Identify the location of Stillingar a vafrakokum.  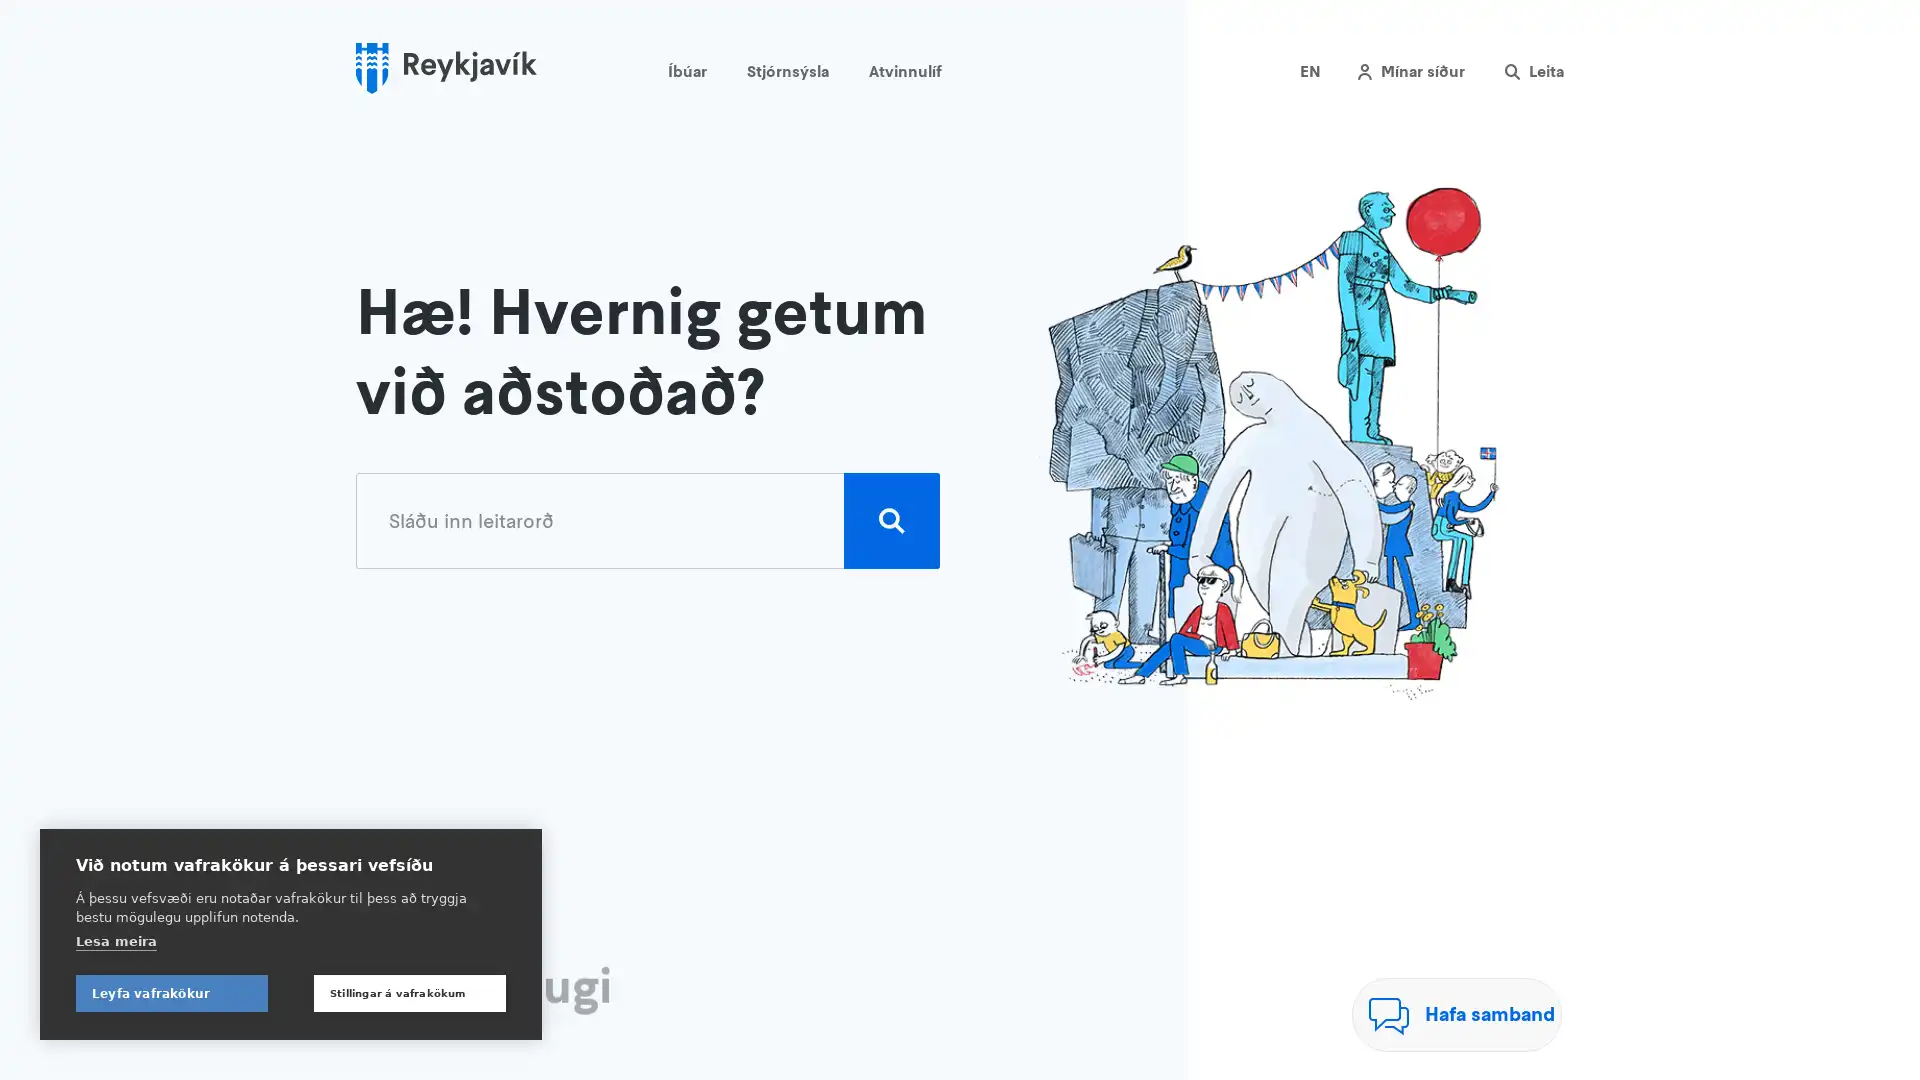
(408, 993).